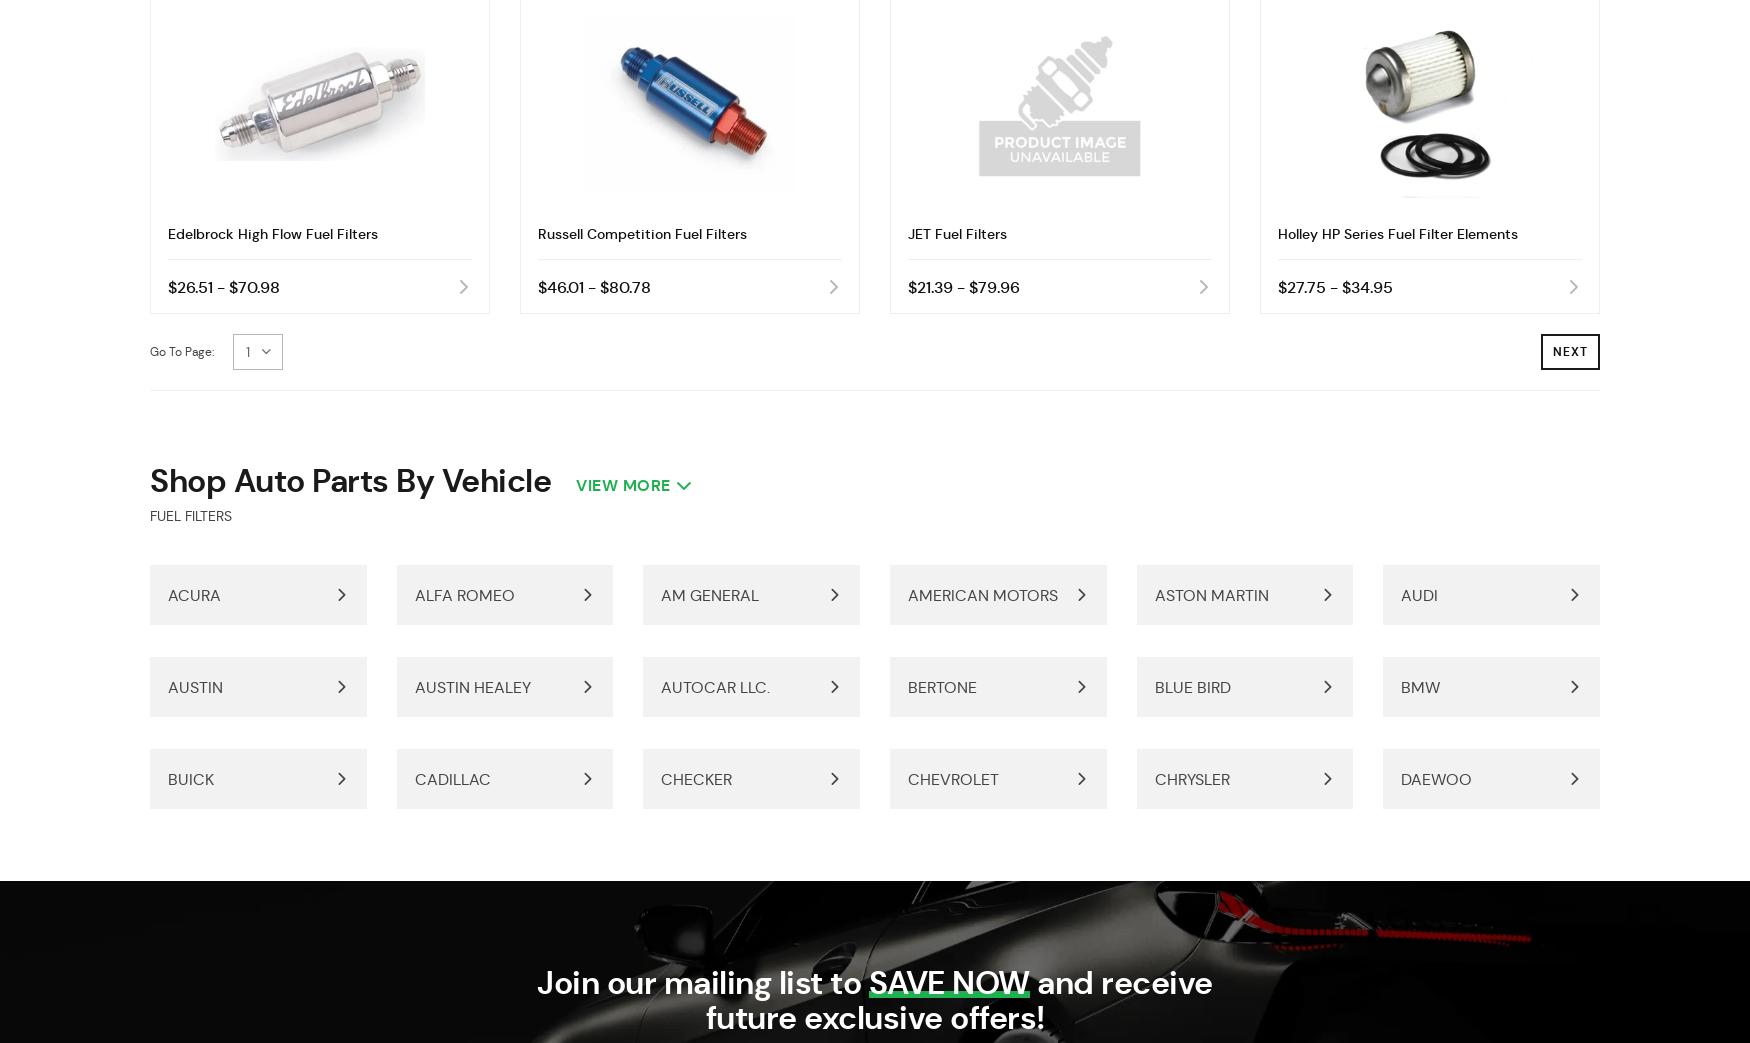 This screenshot has height=1043, width=1750. Describe the element at coordinates (194, 595) in the screenshot. I see `'ACURA'` at that location.